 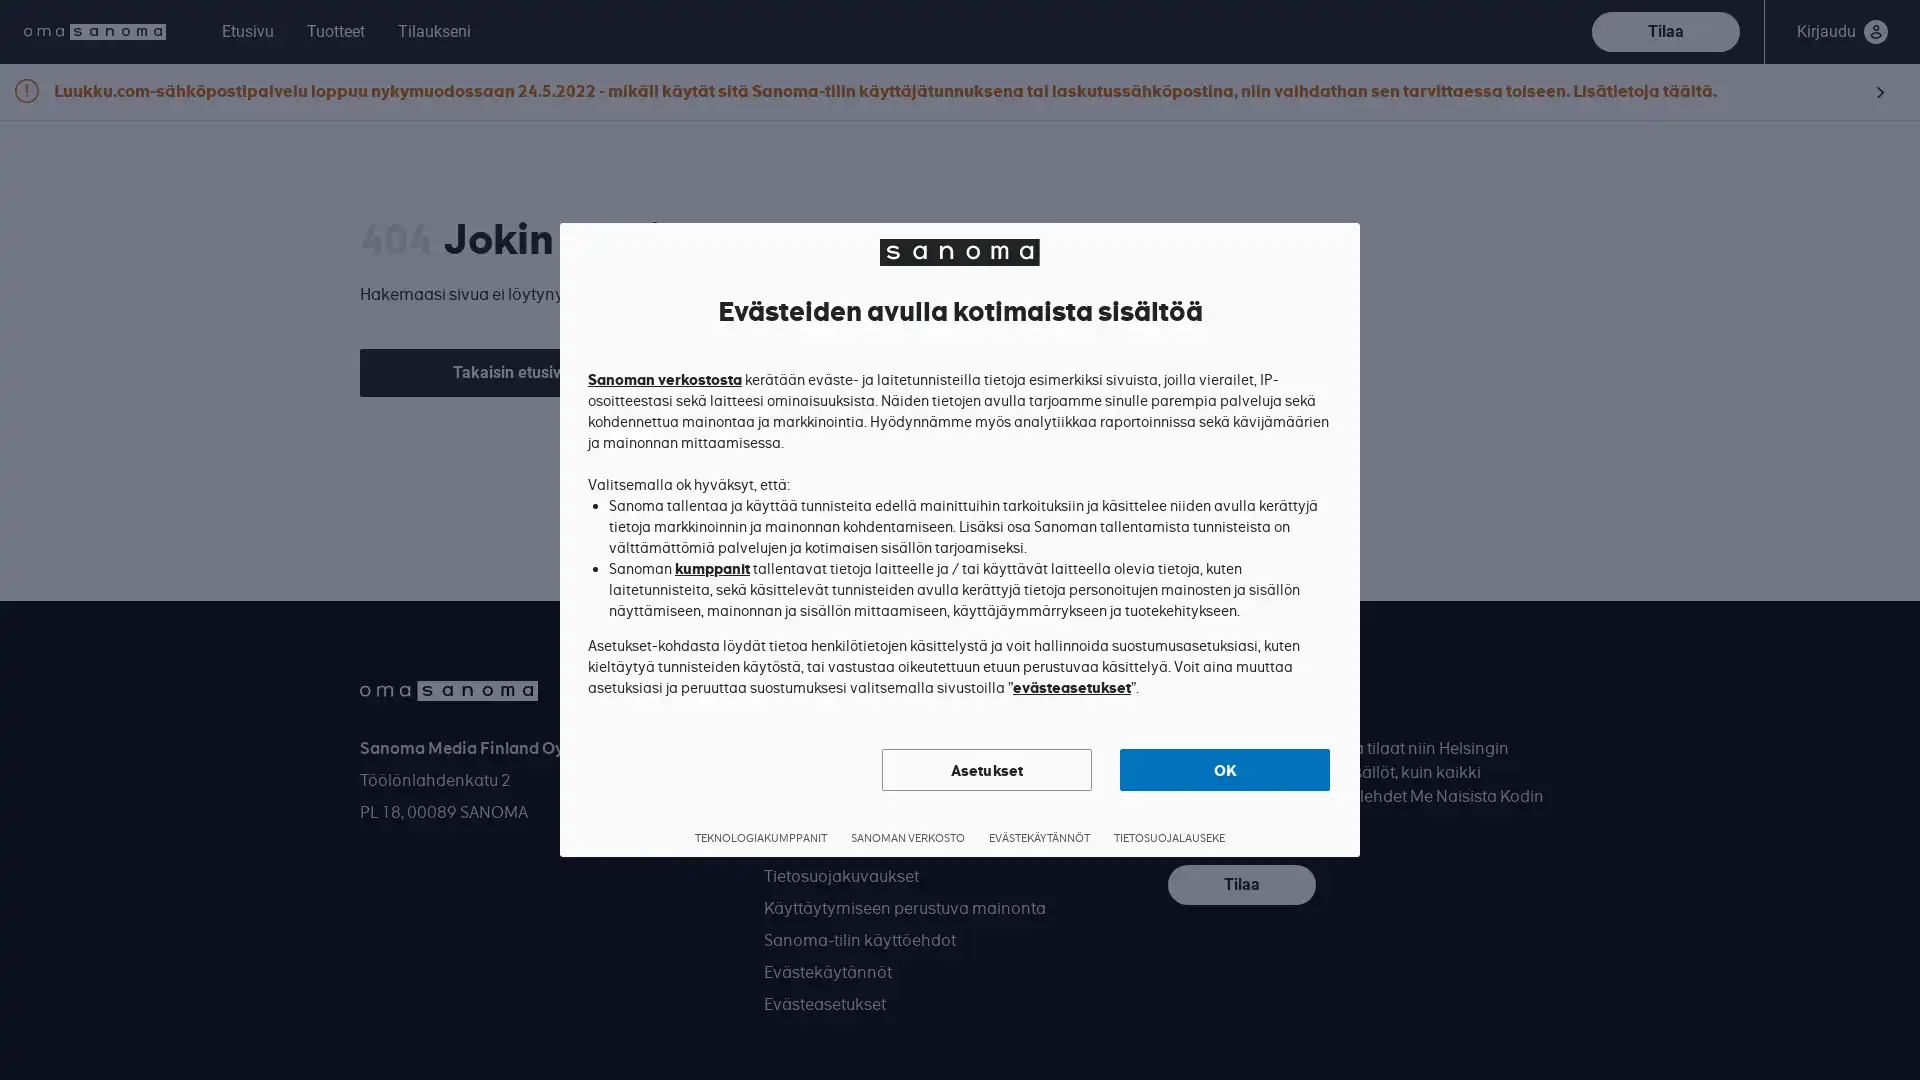 I want to click on Evastekaytannot, so click(x=828, y=971).